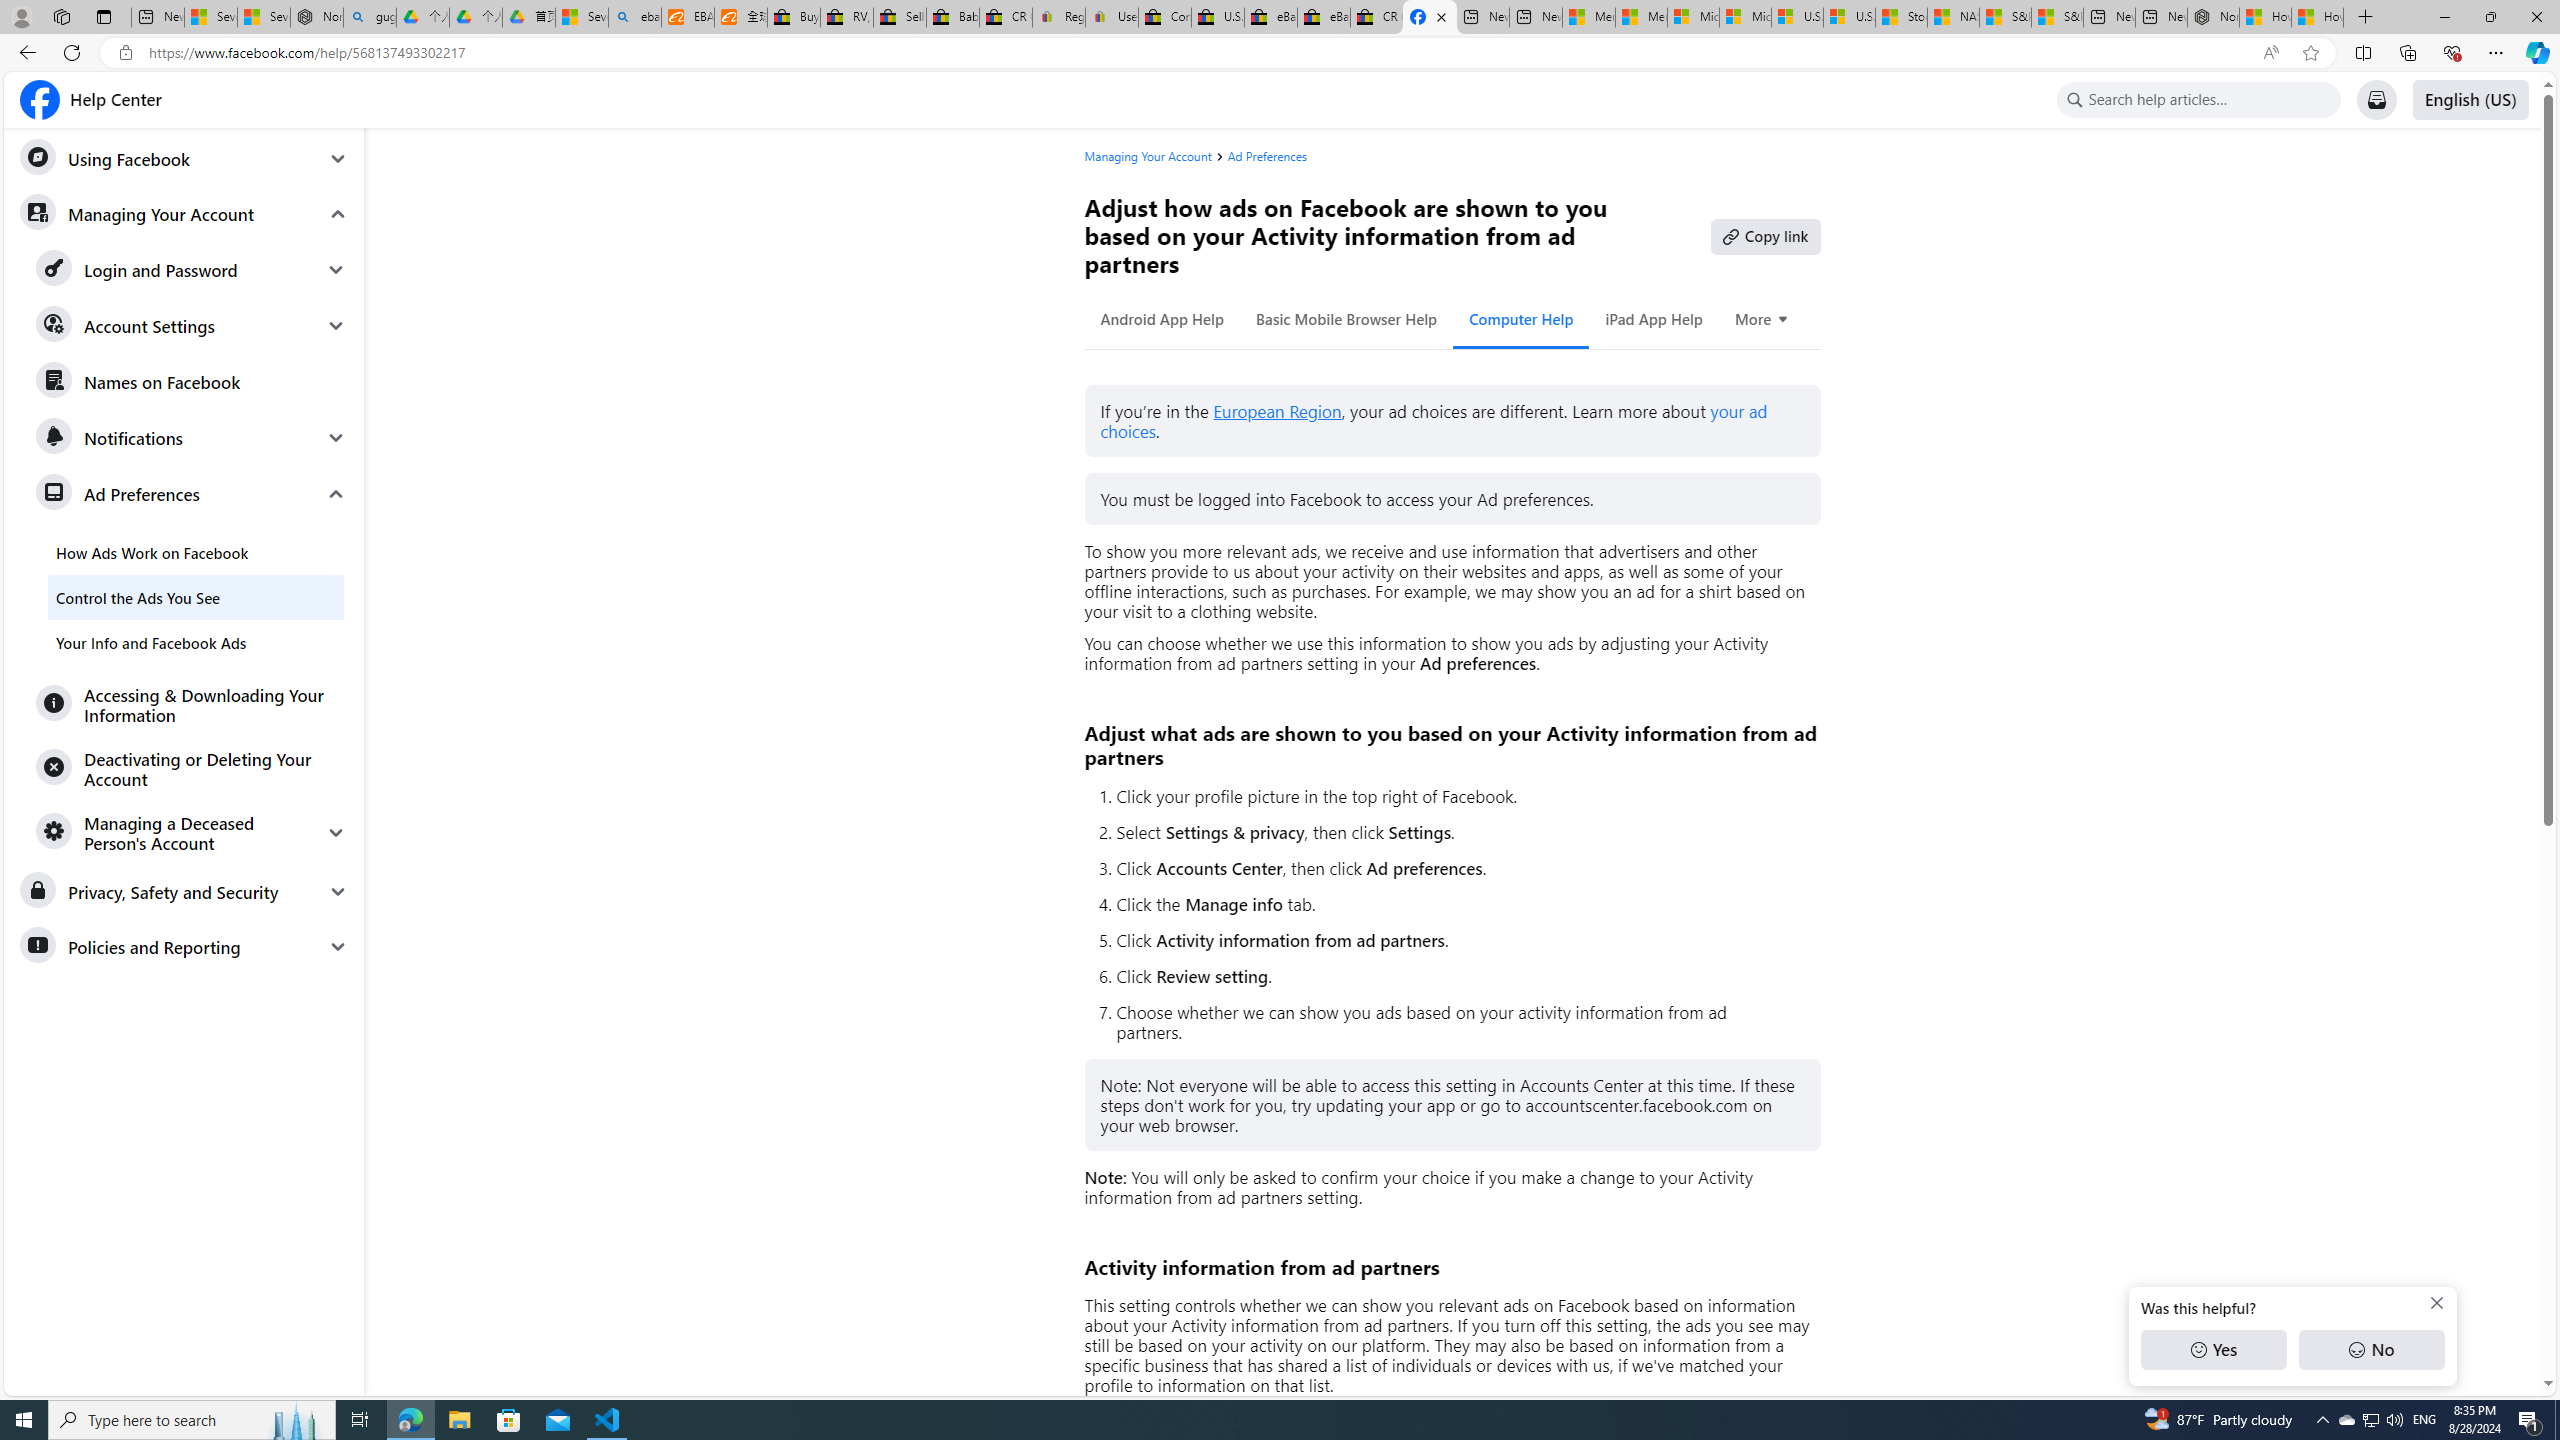  Describe the element at coordinates (1163, 16) in the screenshot. I see `'Consumer Health Data Privacy Policy - eBay Inc.'` at that location.